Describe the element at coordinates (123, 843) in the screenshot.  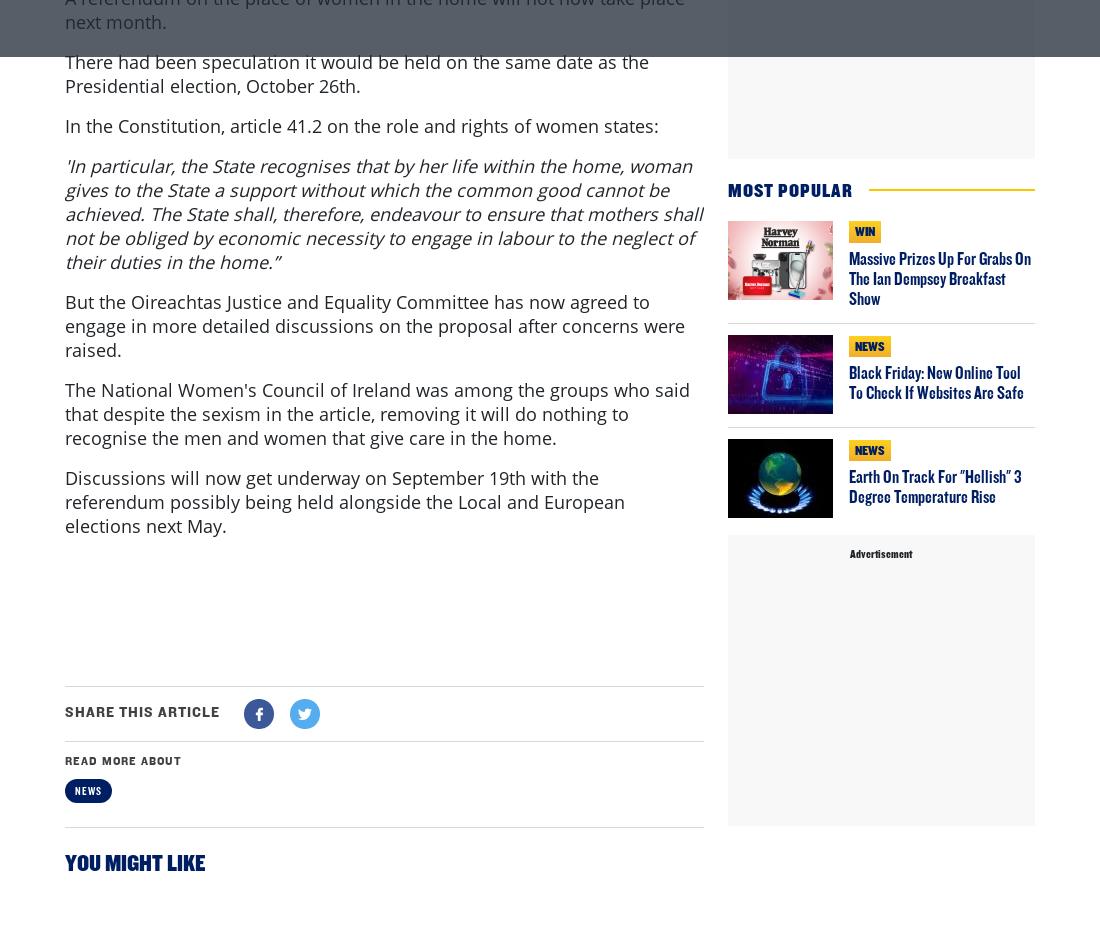
I see `'Read more about'` at that location.